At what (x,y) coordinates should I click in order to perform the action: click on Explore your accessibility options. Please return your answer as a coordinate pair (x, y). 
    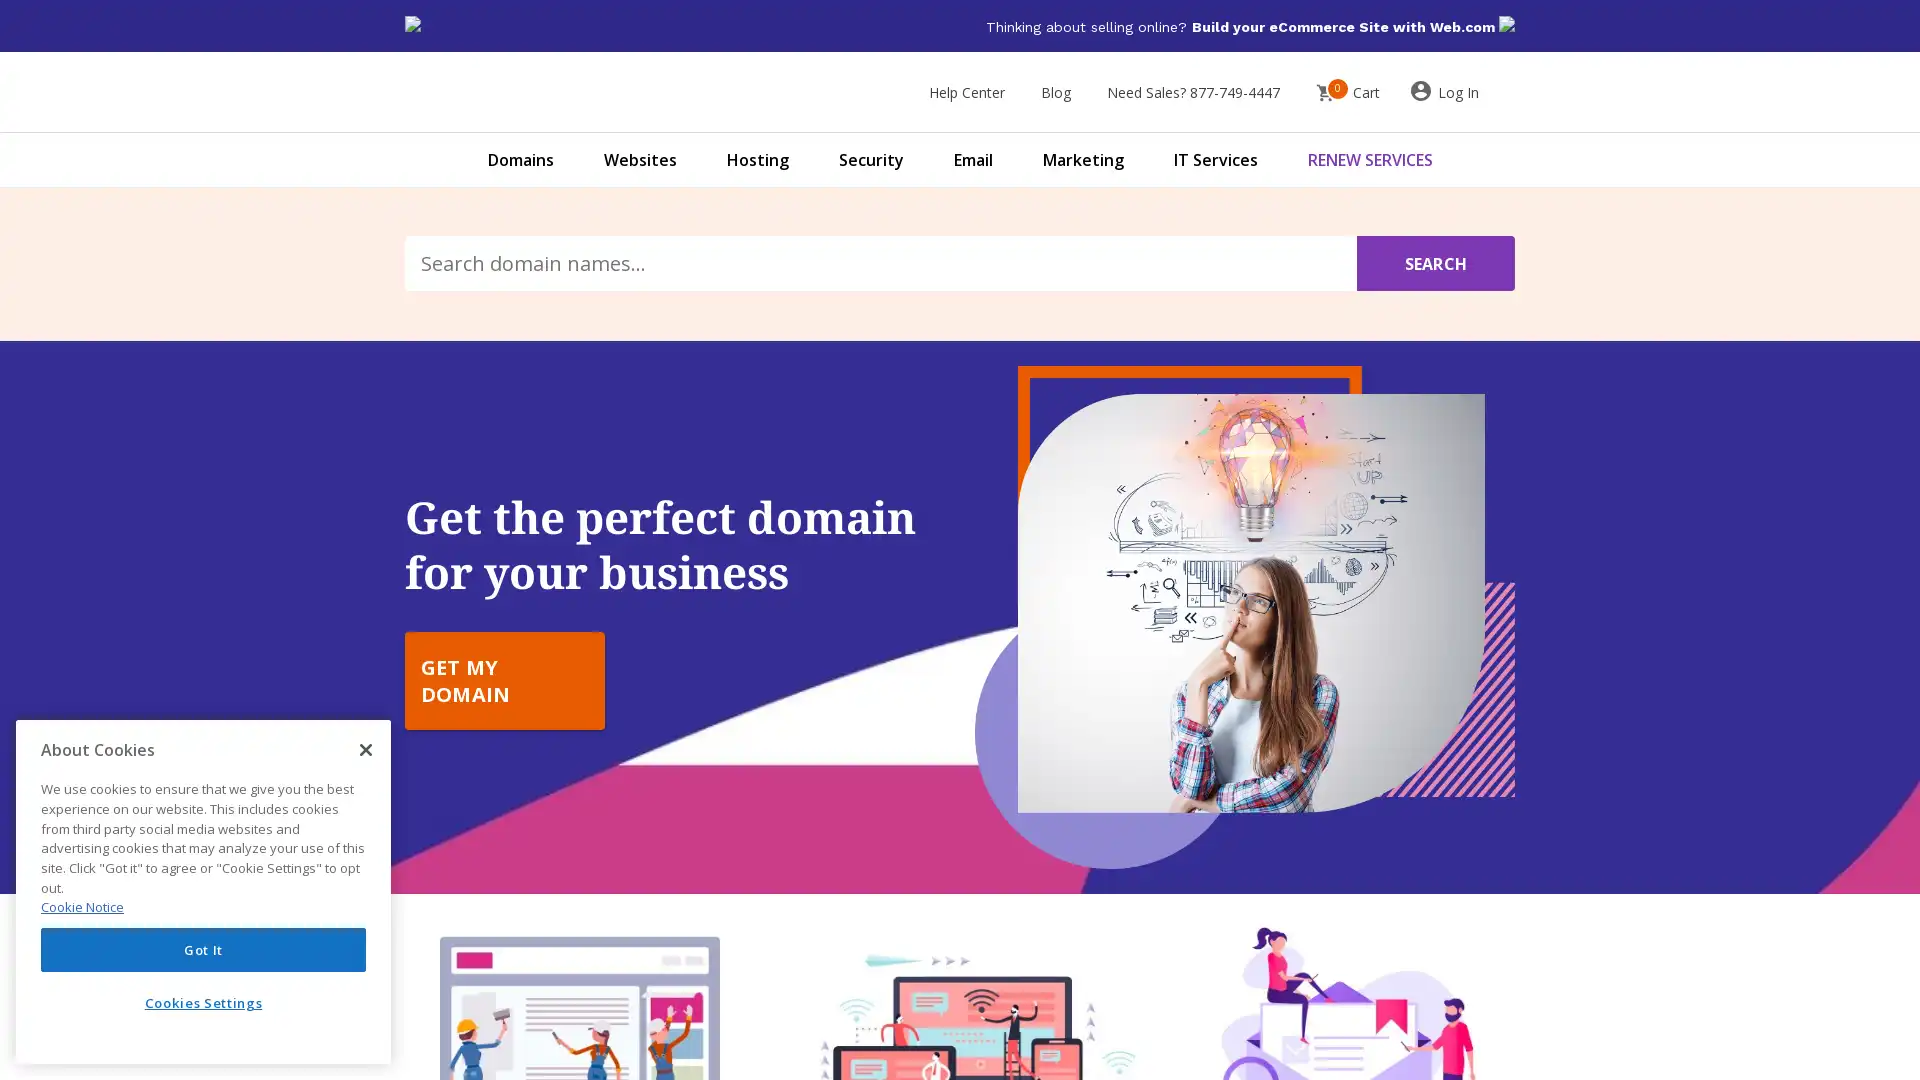
    Looking at the image, I should click on (32, 978).